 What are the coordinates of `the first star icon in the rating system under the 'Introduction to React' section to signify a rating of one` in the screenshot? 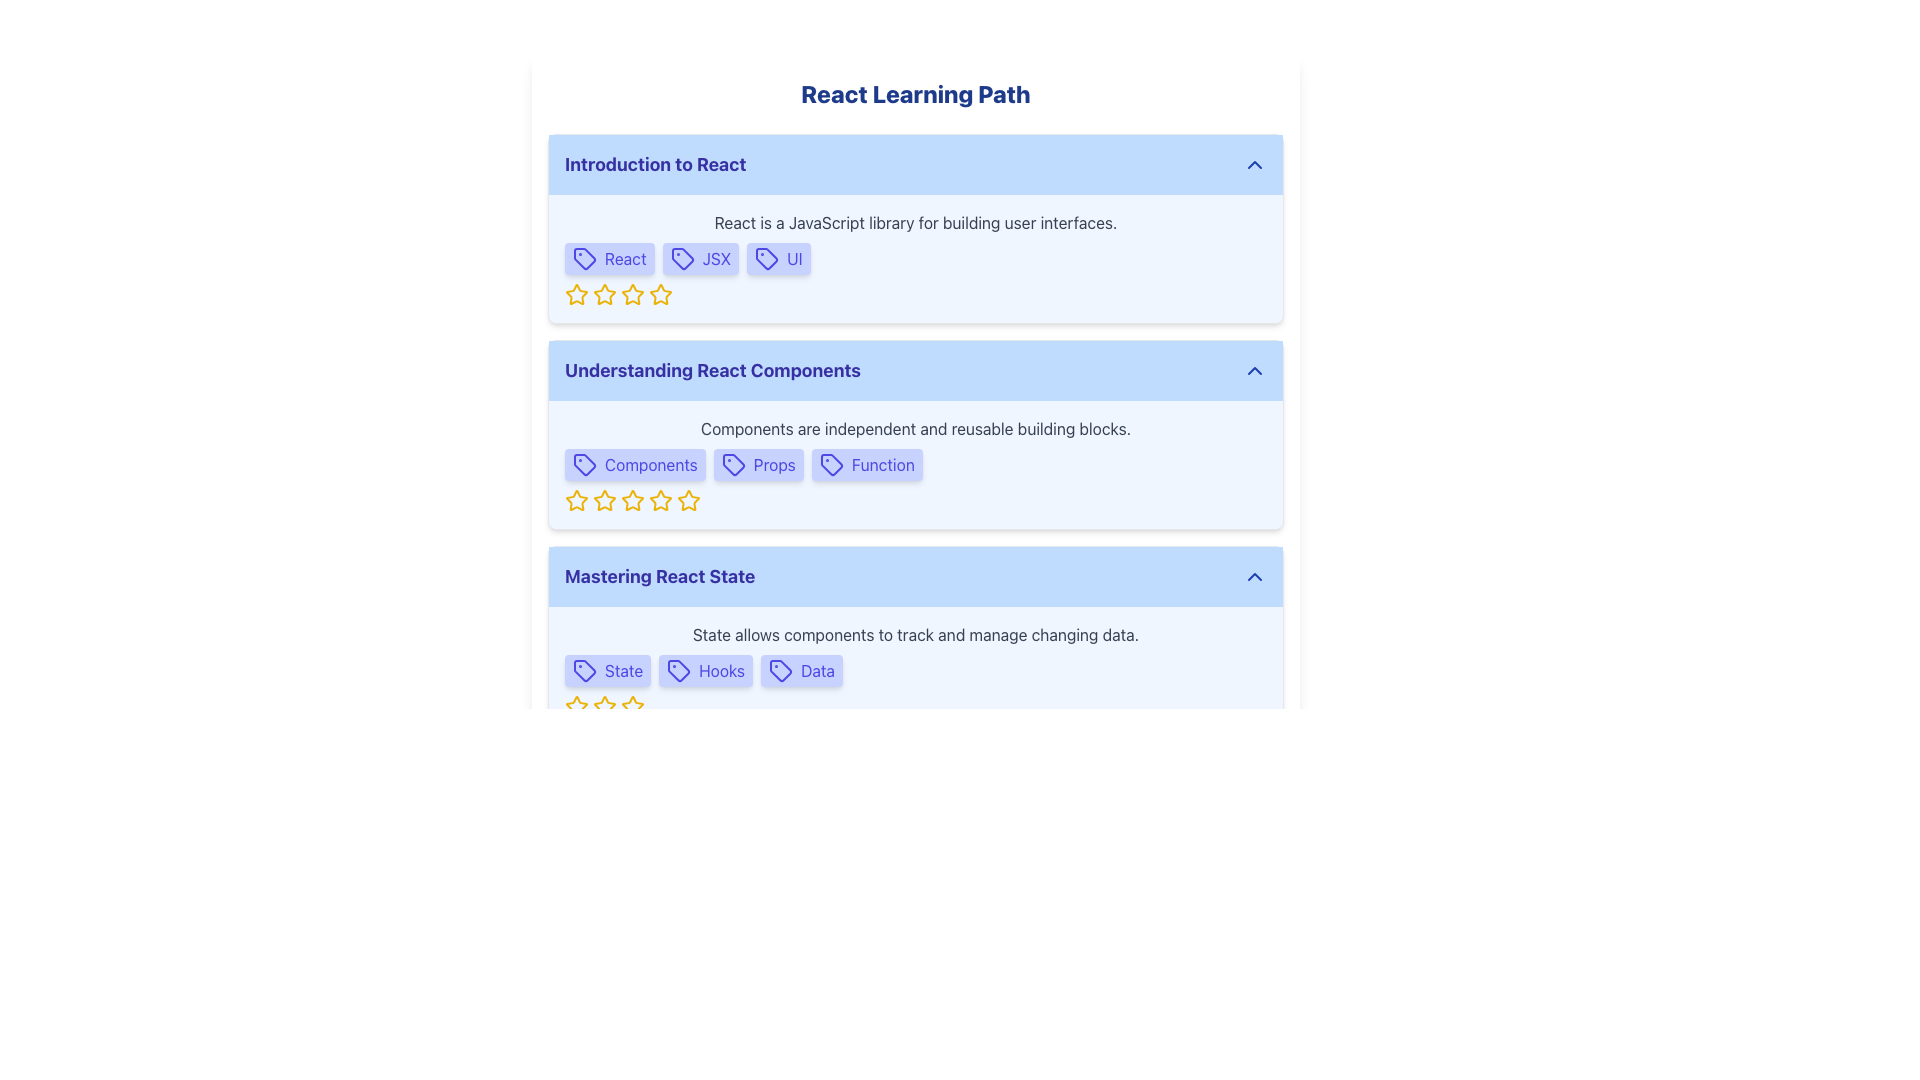 It's located at (575, 294).